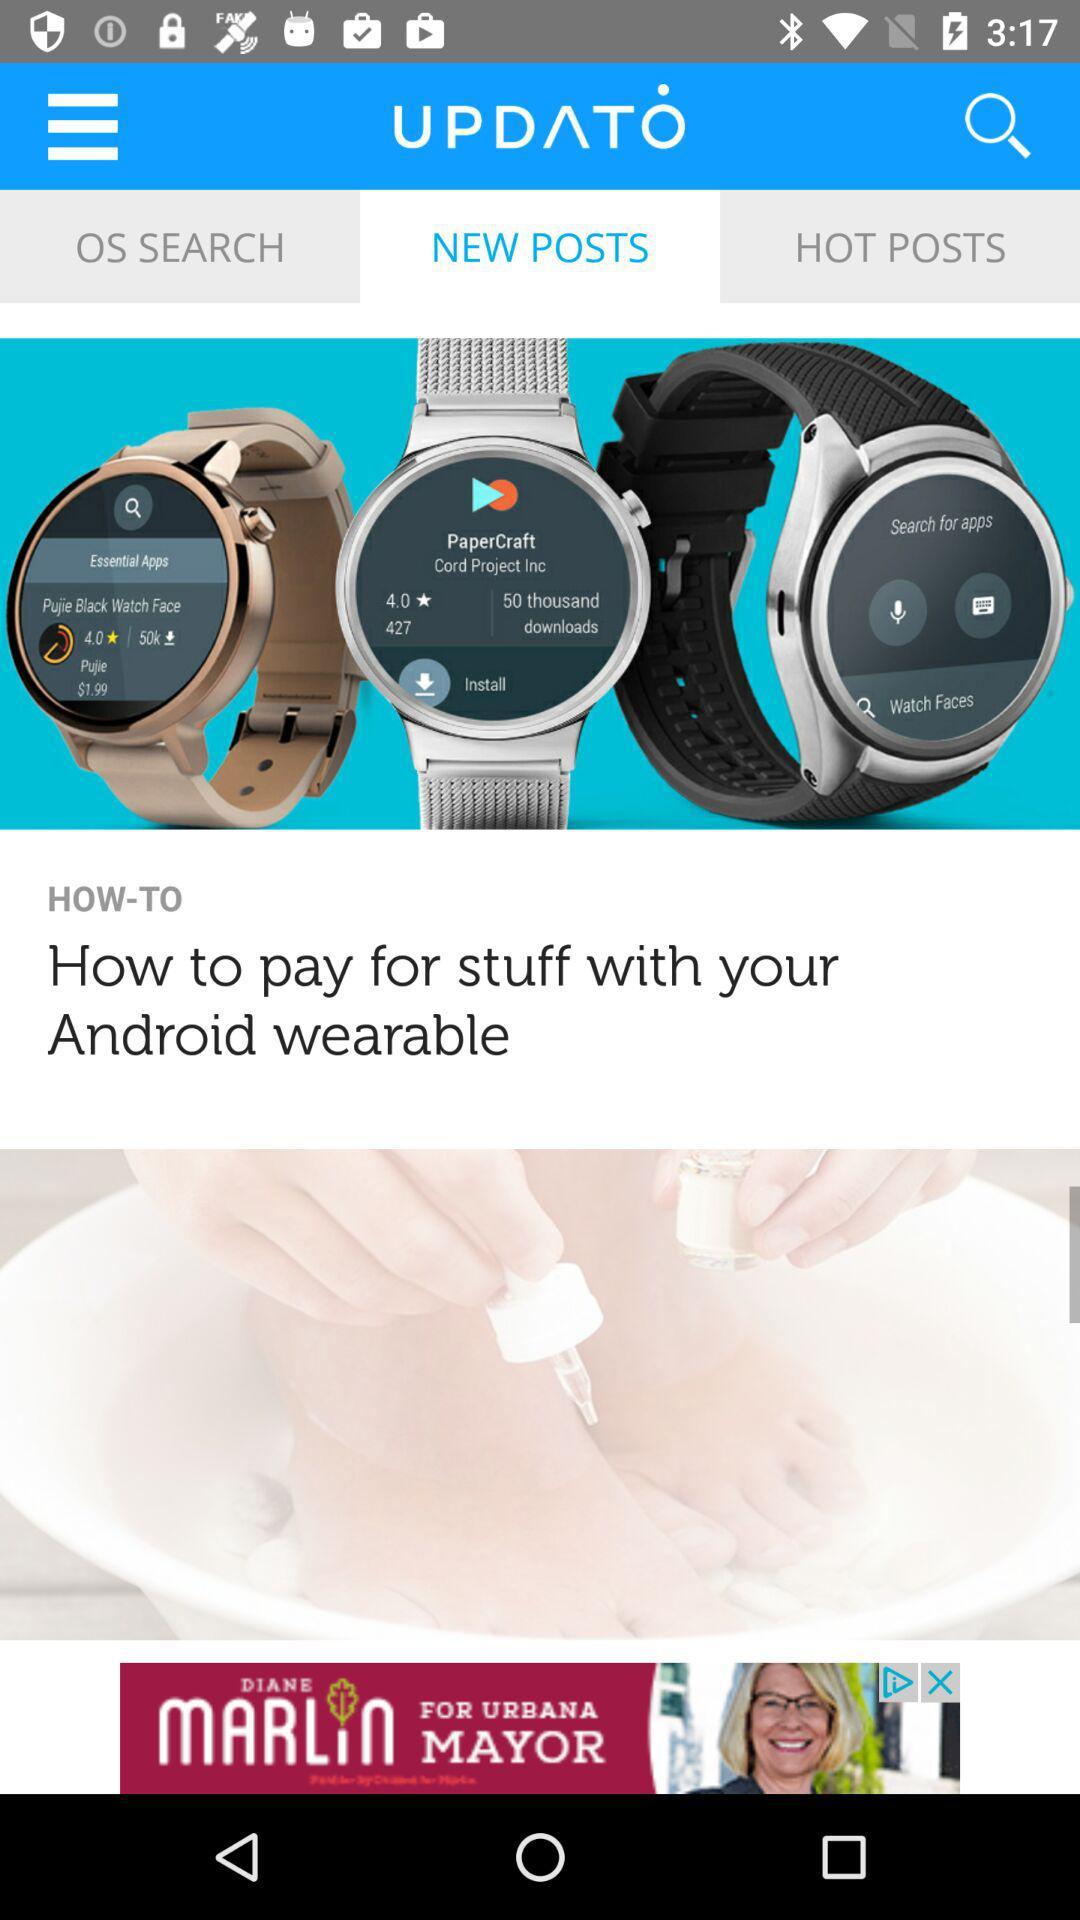 This screenshot has width=1080, height=1920. What do you see at coordinates (972, 125) in the screenshot?
I see `the search icon` at bounding box center [972, 125].